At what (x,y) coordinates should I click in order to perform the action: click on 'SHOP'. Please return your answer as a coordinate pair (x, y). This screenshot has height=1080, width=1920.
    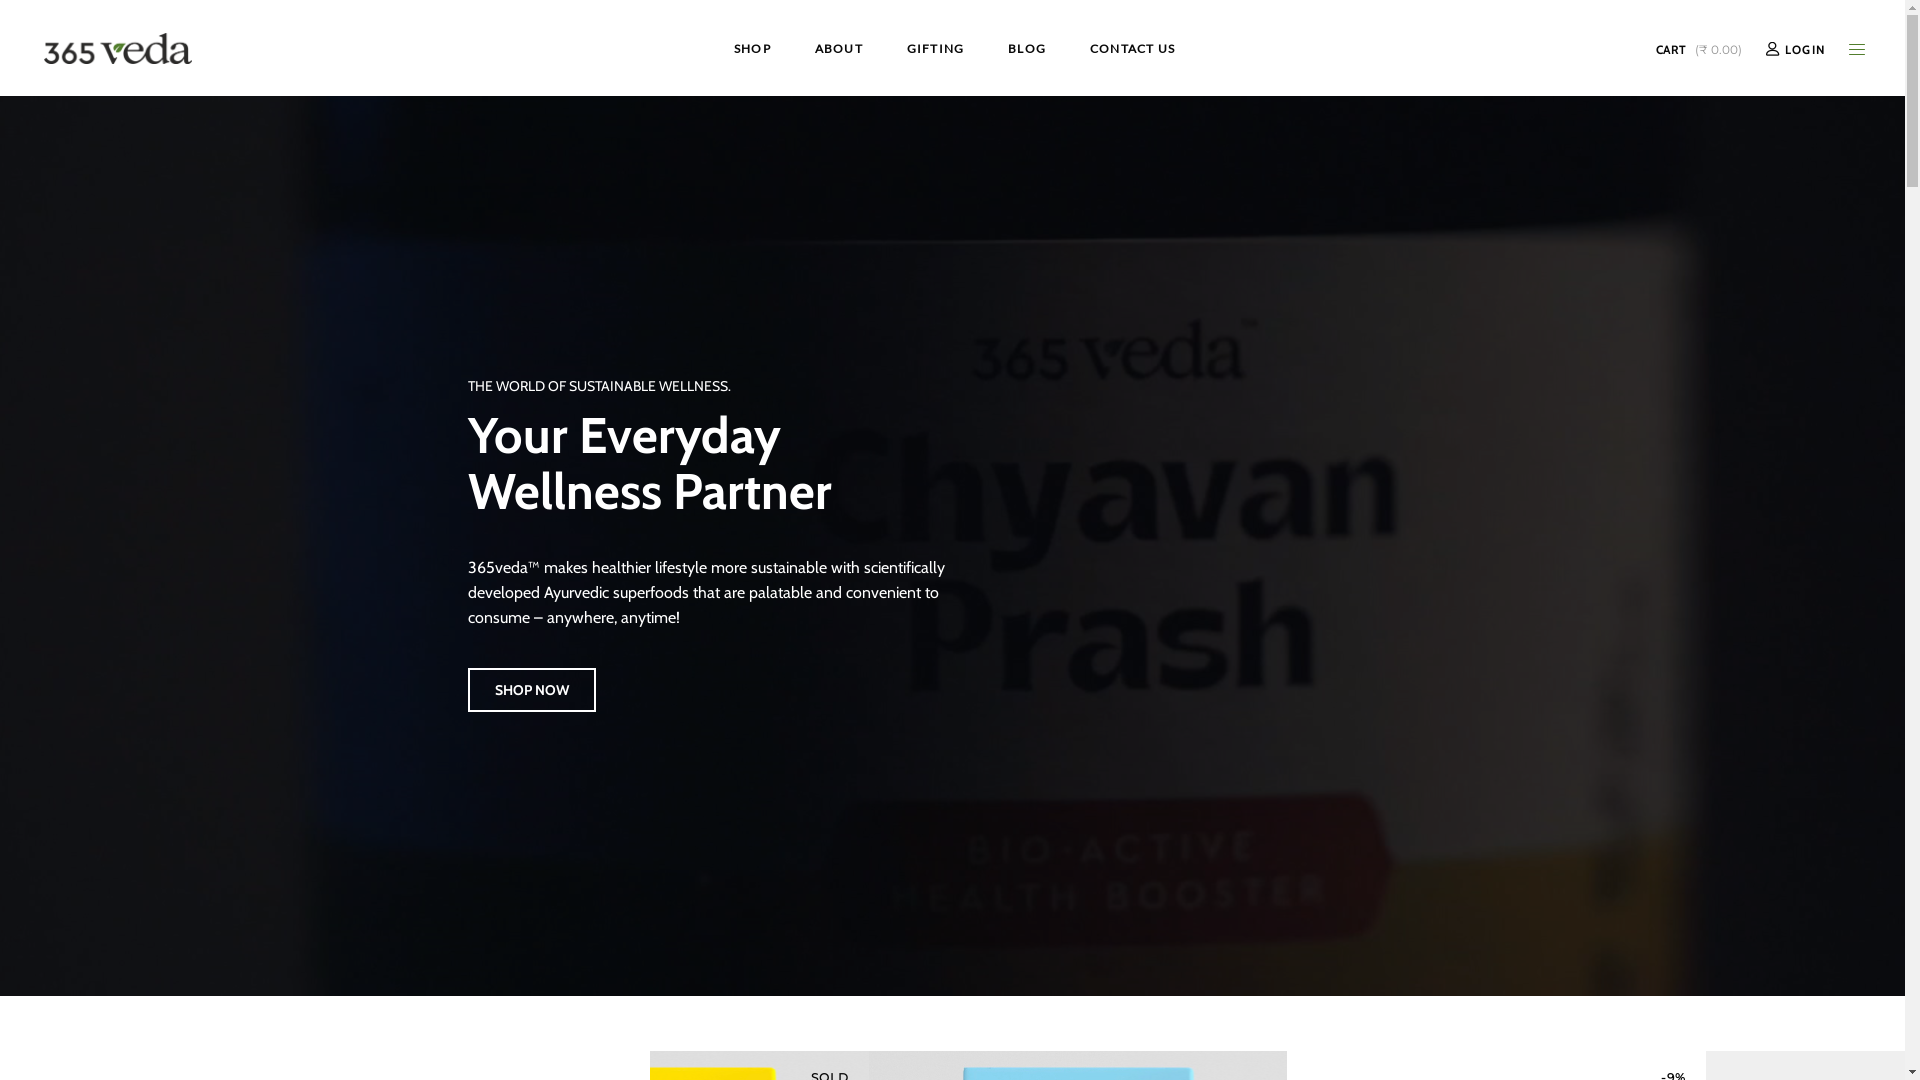
    Looking at the image, I should click on (711, 46).